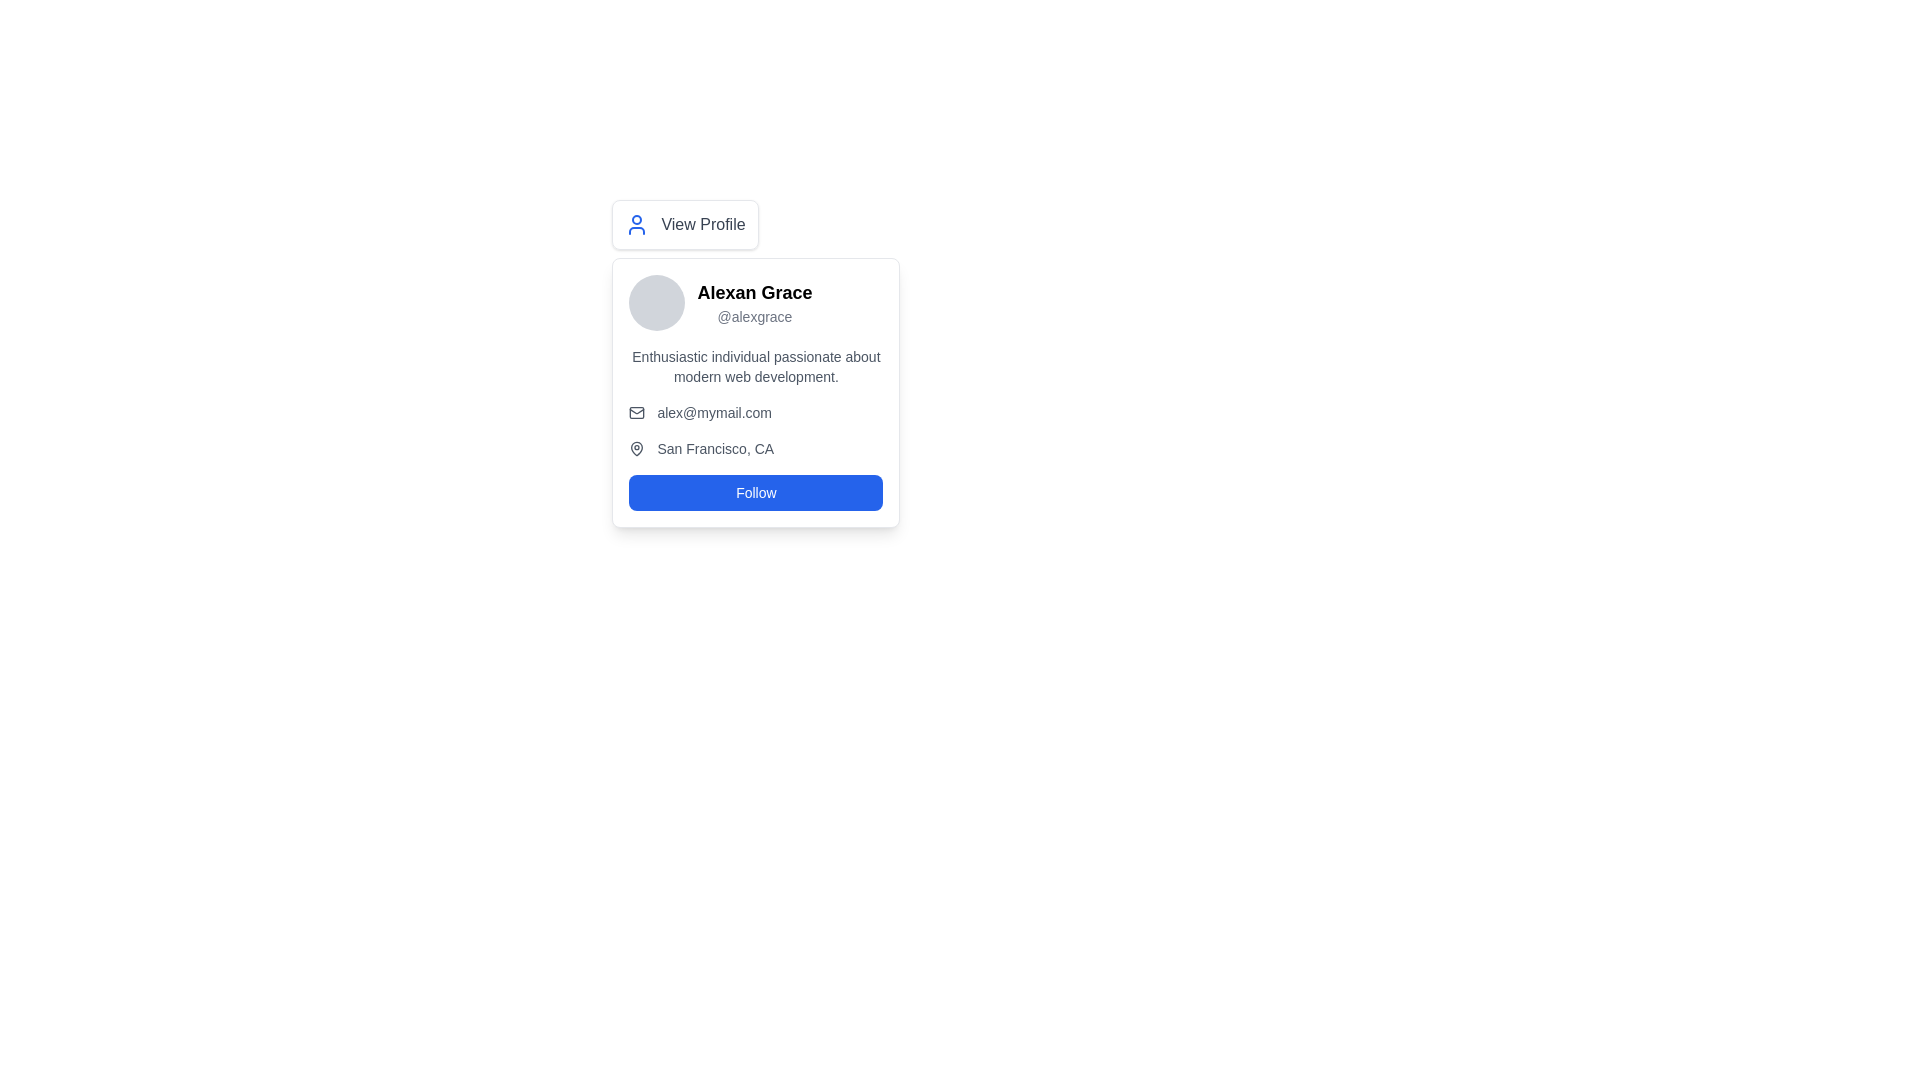 The height and width of the screenshot is (1080, 1920). Describe the element at coordinates (703, 224) in the screenshot. I see `text content of the label located to the right of the blue user icon within the user-profile card` at that location.